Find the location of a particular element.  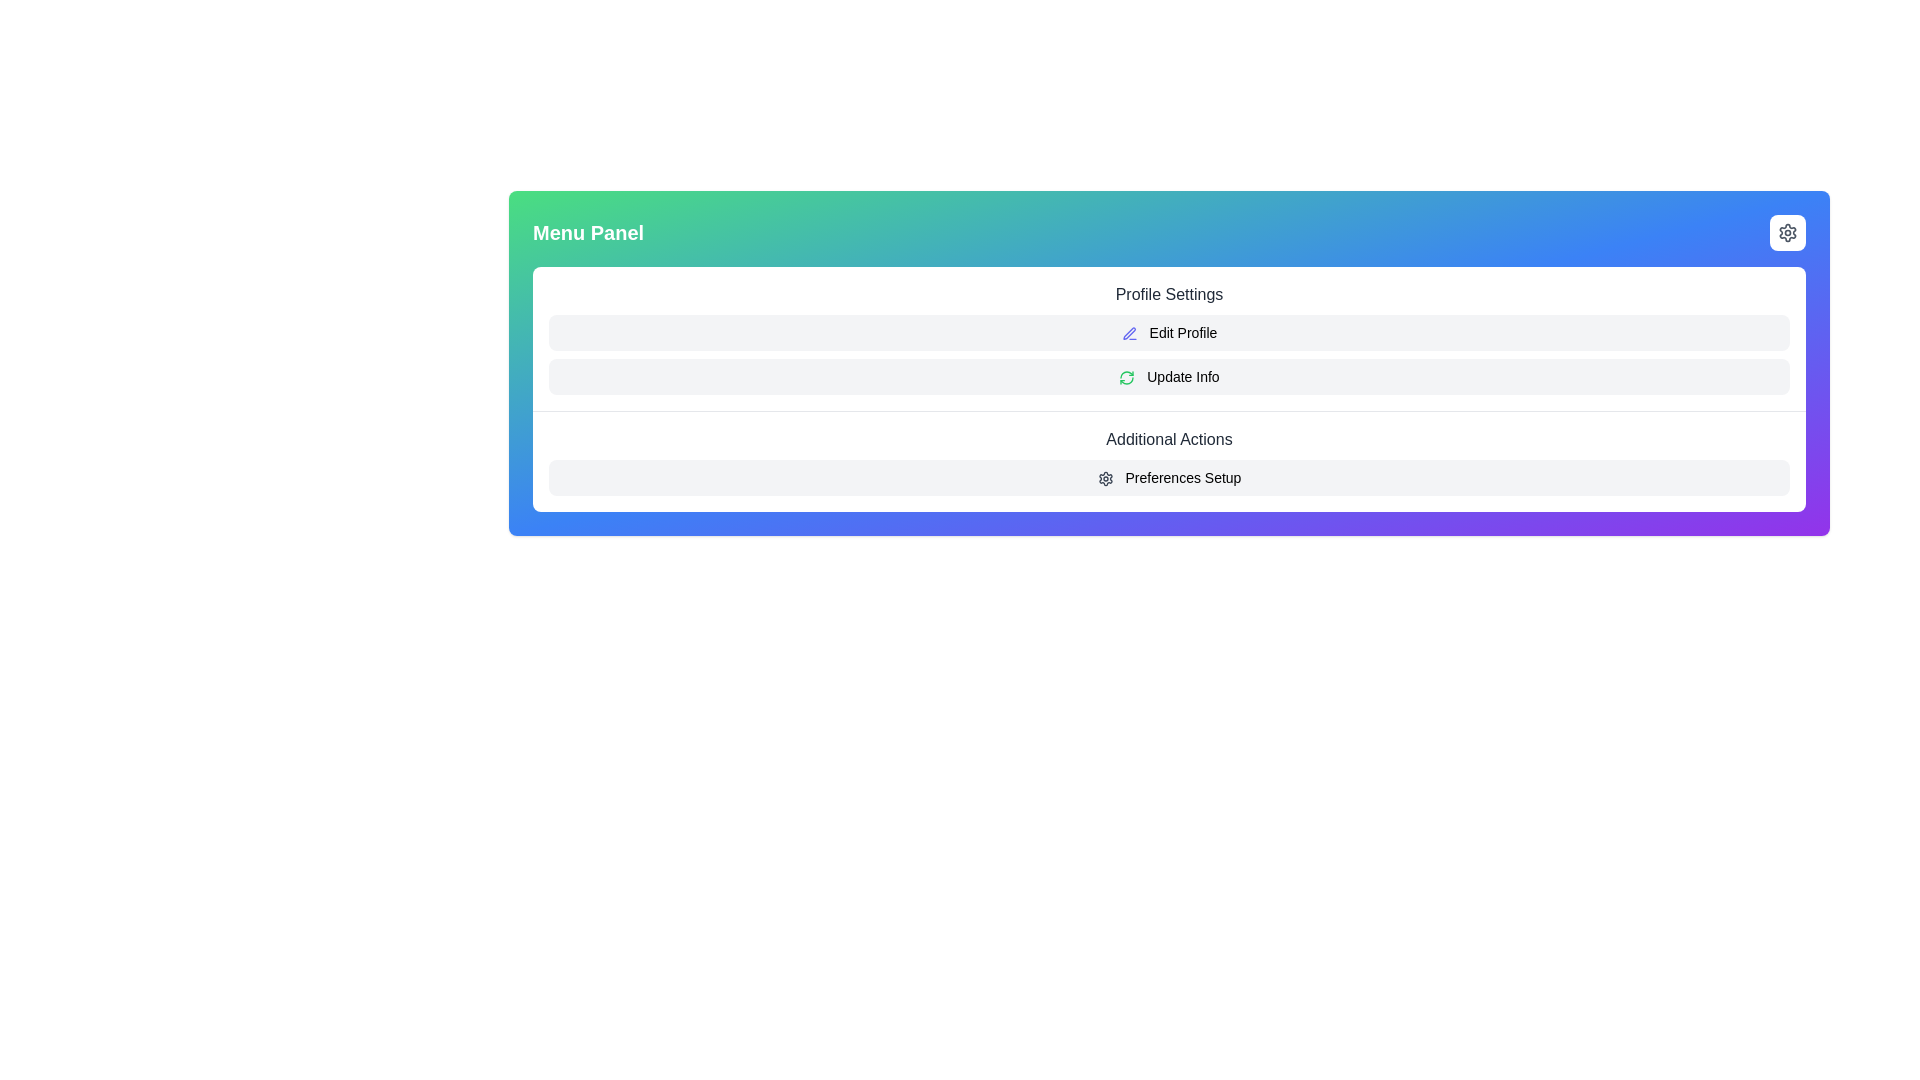

the circular cog wheel icon in the top-right corner of the Menu Panel to bring focus is located at coordinates (1788, 231).